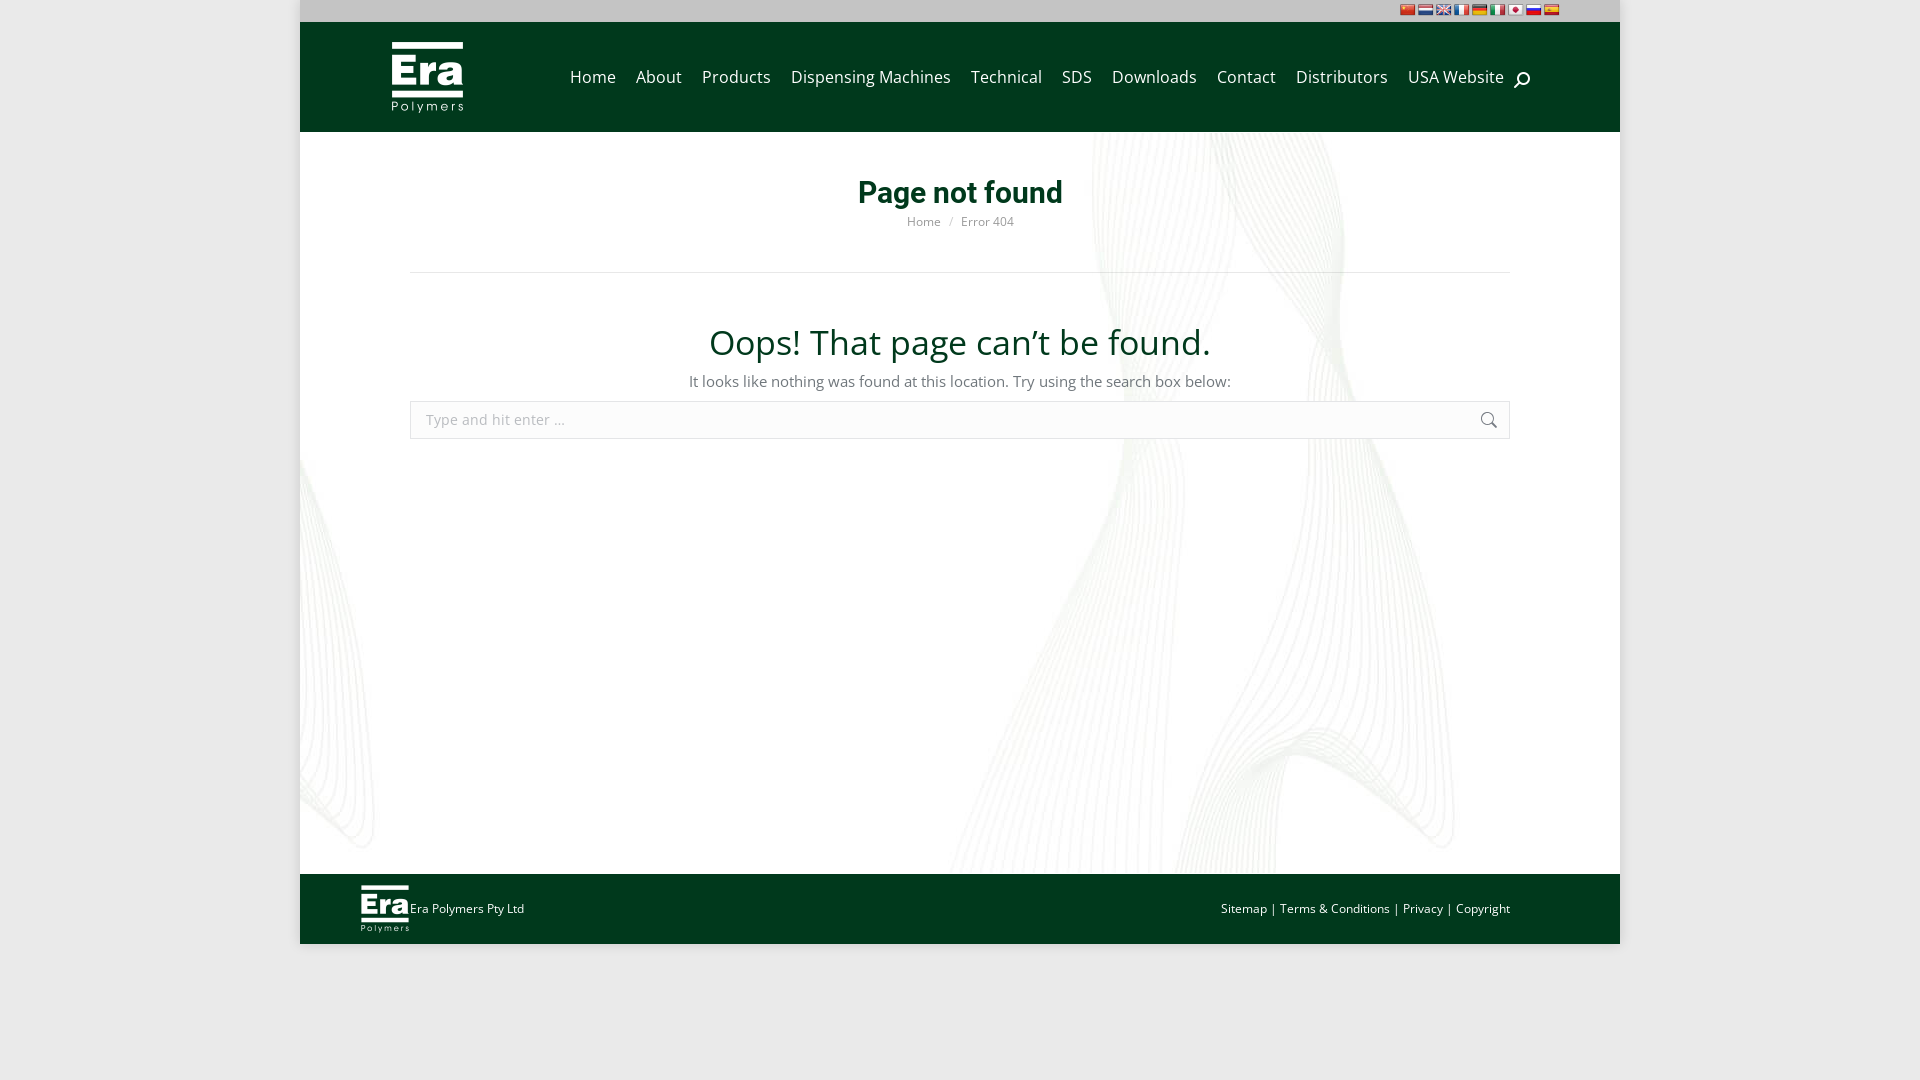 The width and height of the screenshot is (1920, 1080). What do you see at coordinates (1479, 10) in the screenshot?
I see `'German'` at bounding box center [1479, 10].